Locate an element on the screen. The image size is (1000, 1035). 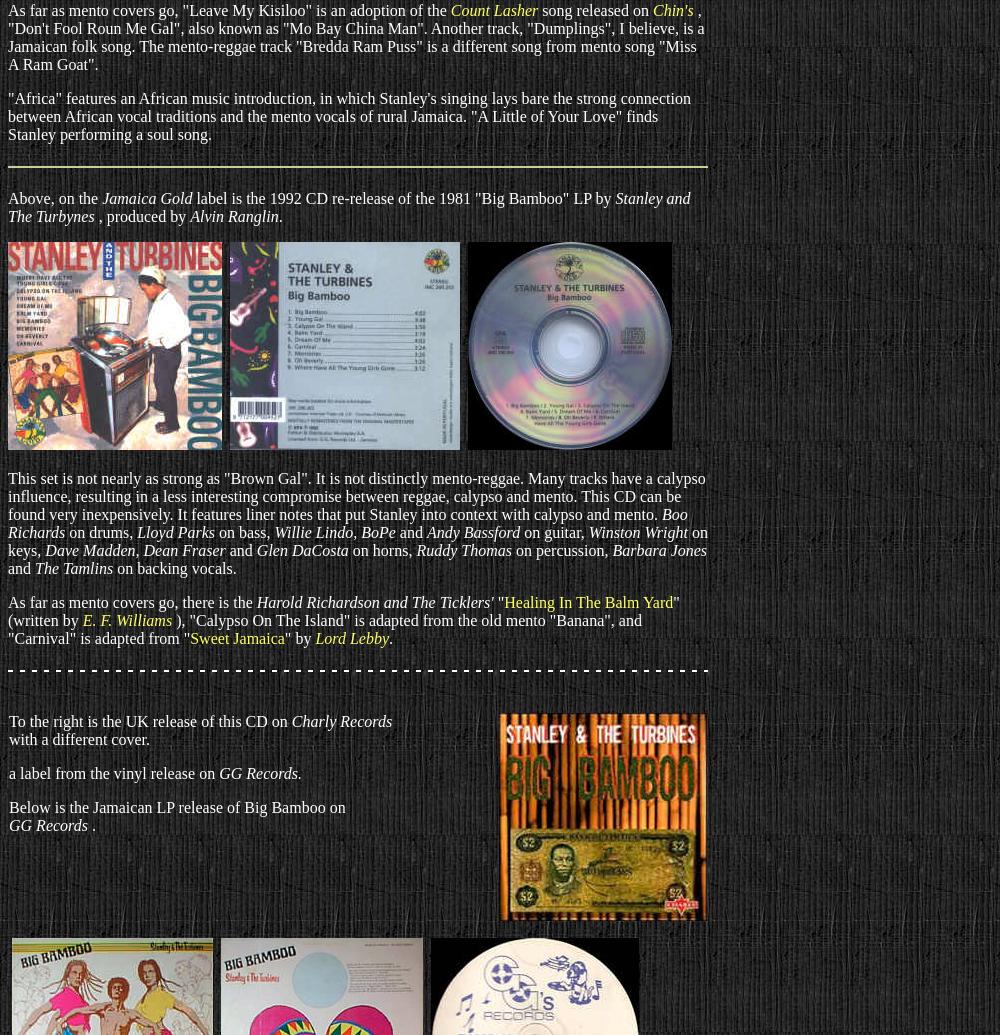
'Boo 
		Richards' is located at coordinates (346, 522).